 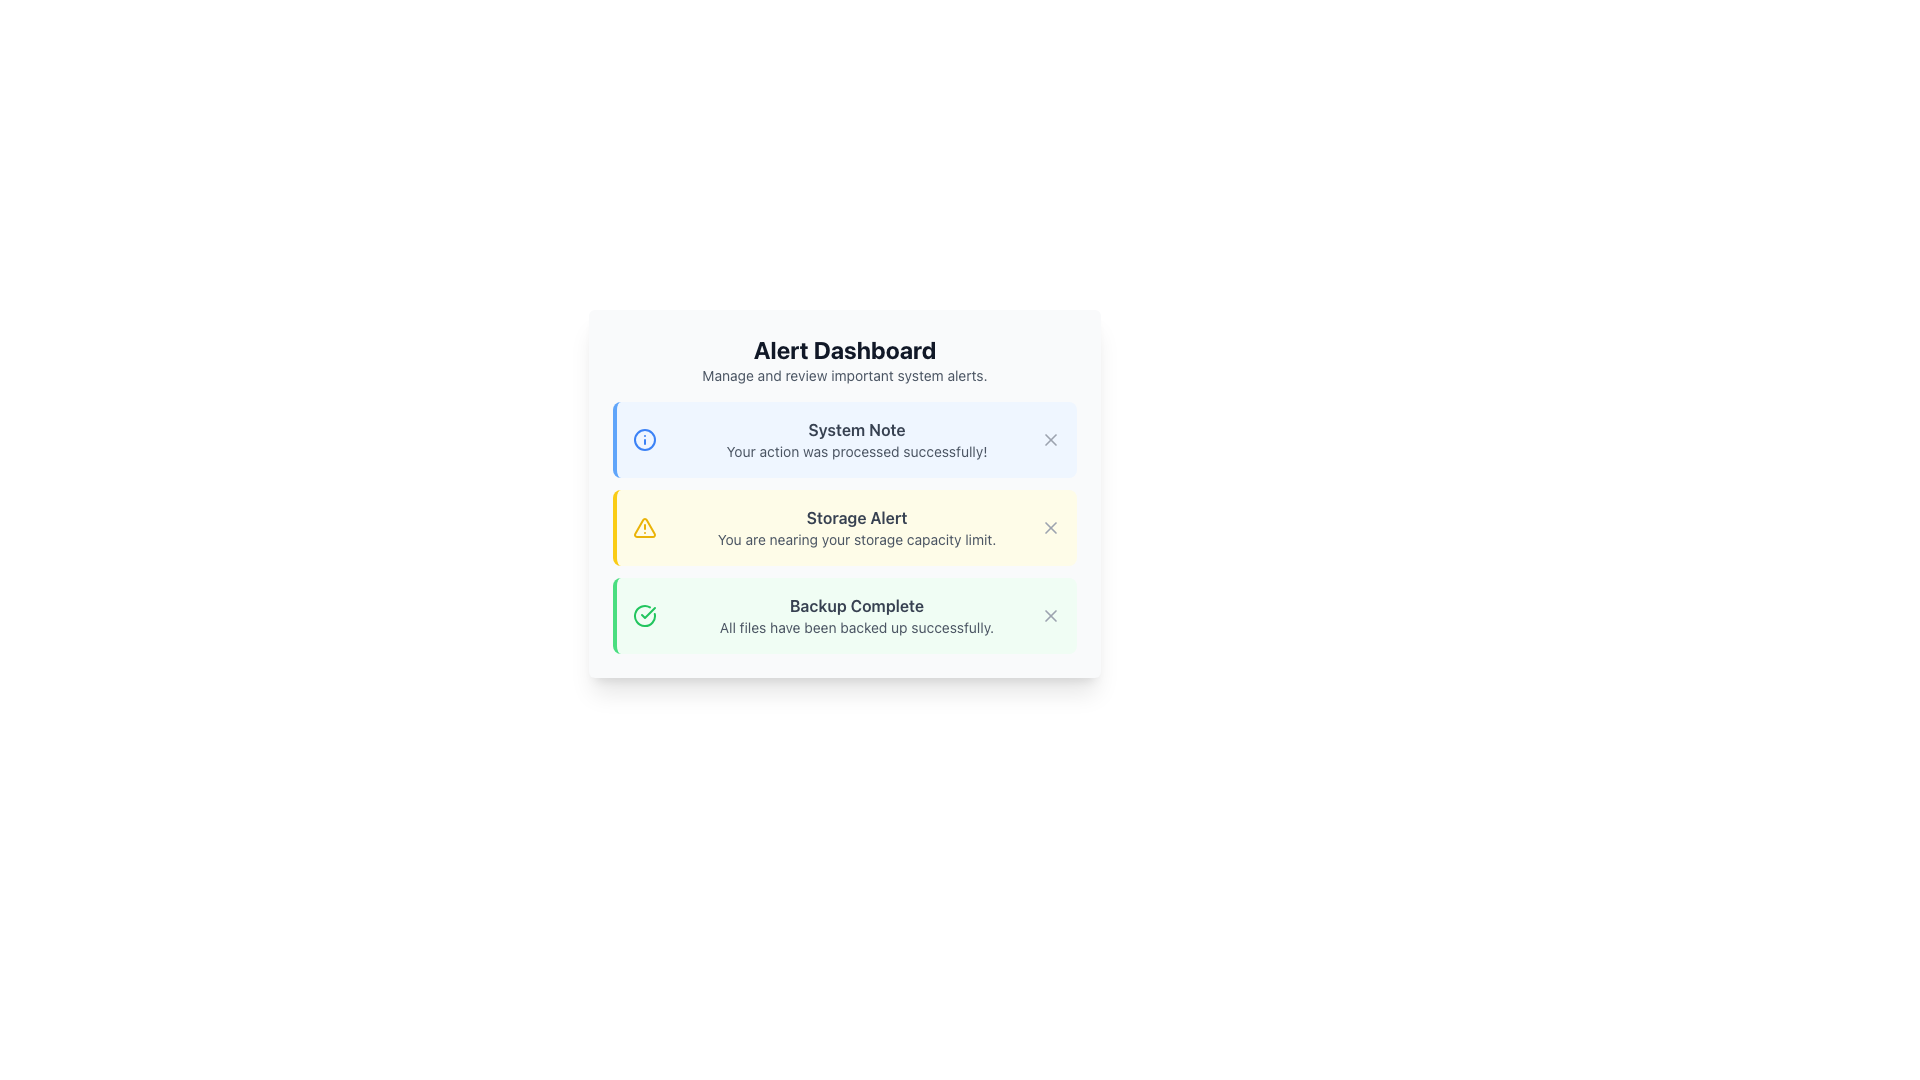 What do you see at coordinates (857, 516) in the screenshot?
I see `the 'Storage Alert' text label in the second notification panel, which summarizes the alert about nearing storage capacity` at bounding box center [857, 516].